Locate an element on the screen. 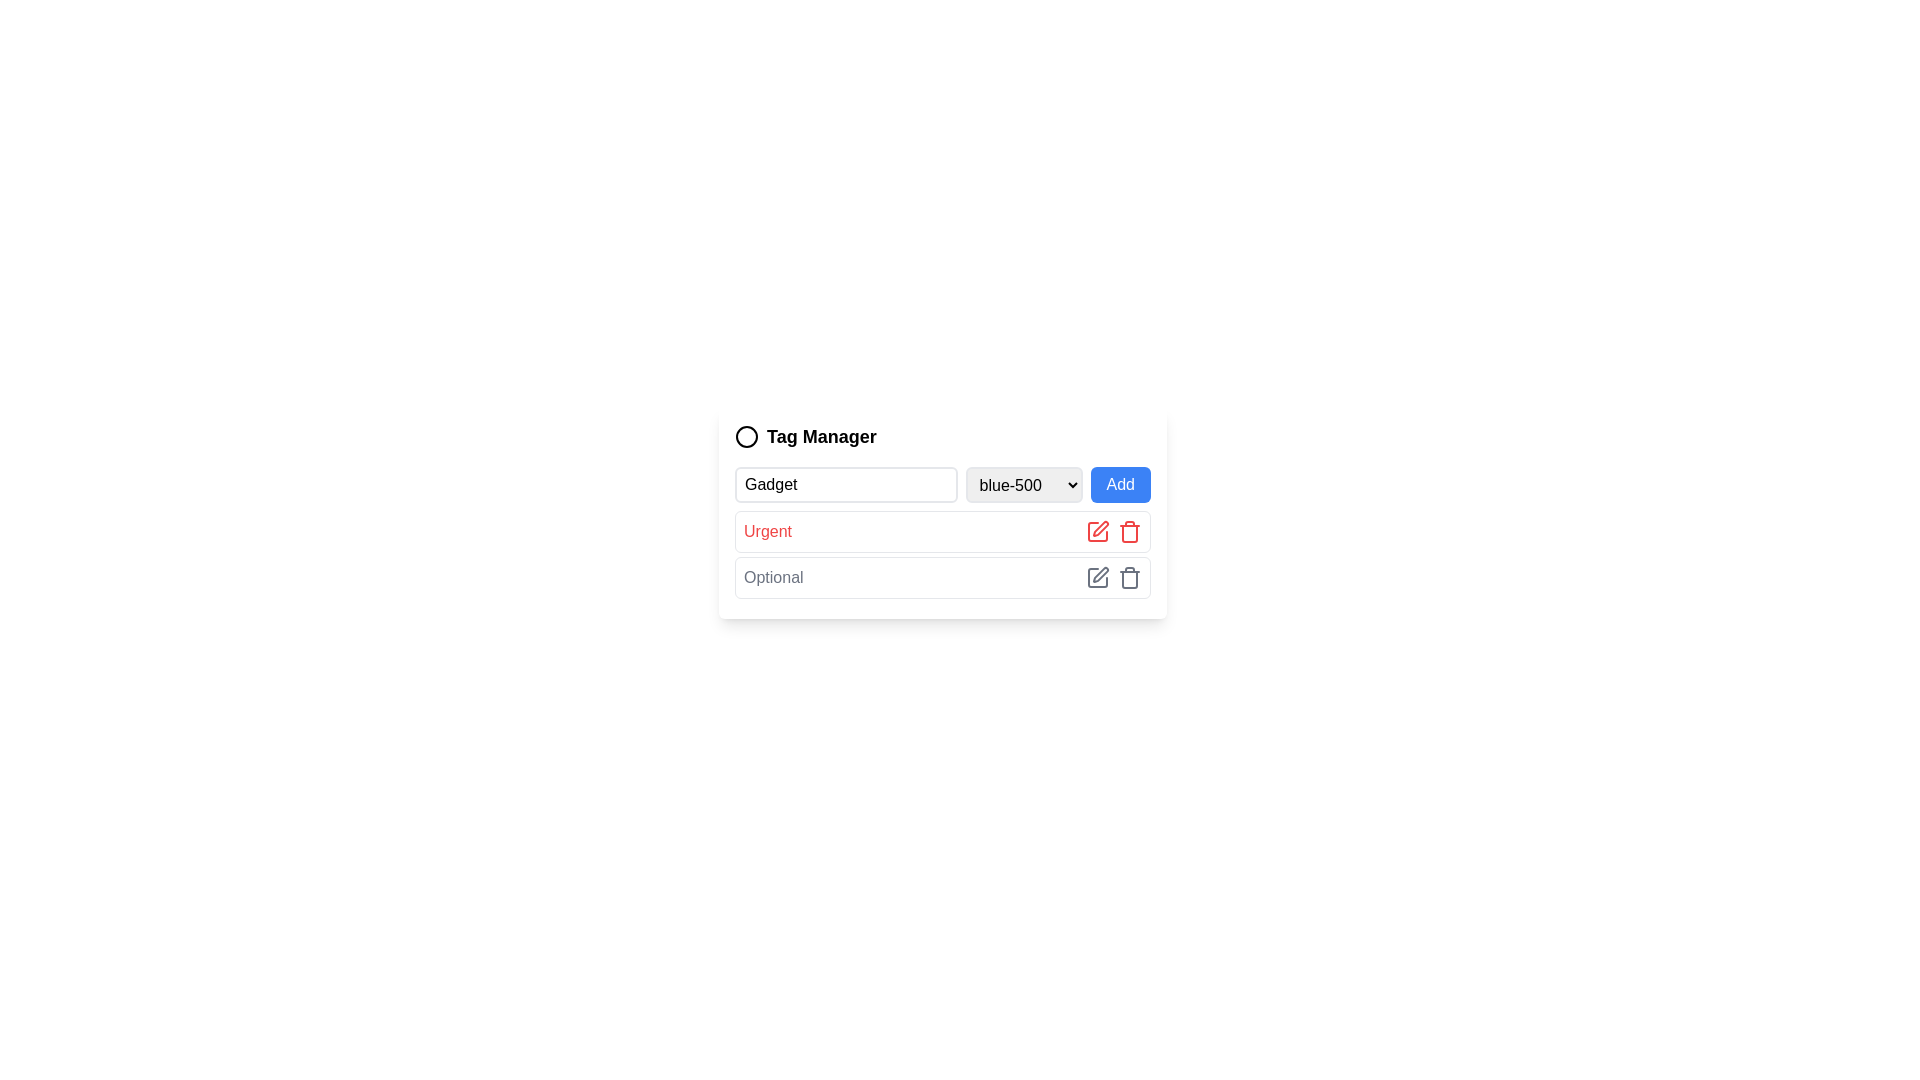 Image resolution: width=1920 pixels, height=1080 pixels. the circular icon graphic element that serves as a visual identifier for the 'Tag Manager' label, located to the left of the text within the central card interface is located at coordinates (746, 435).